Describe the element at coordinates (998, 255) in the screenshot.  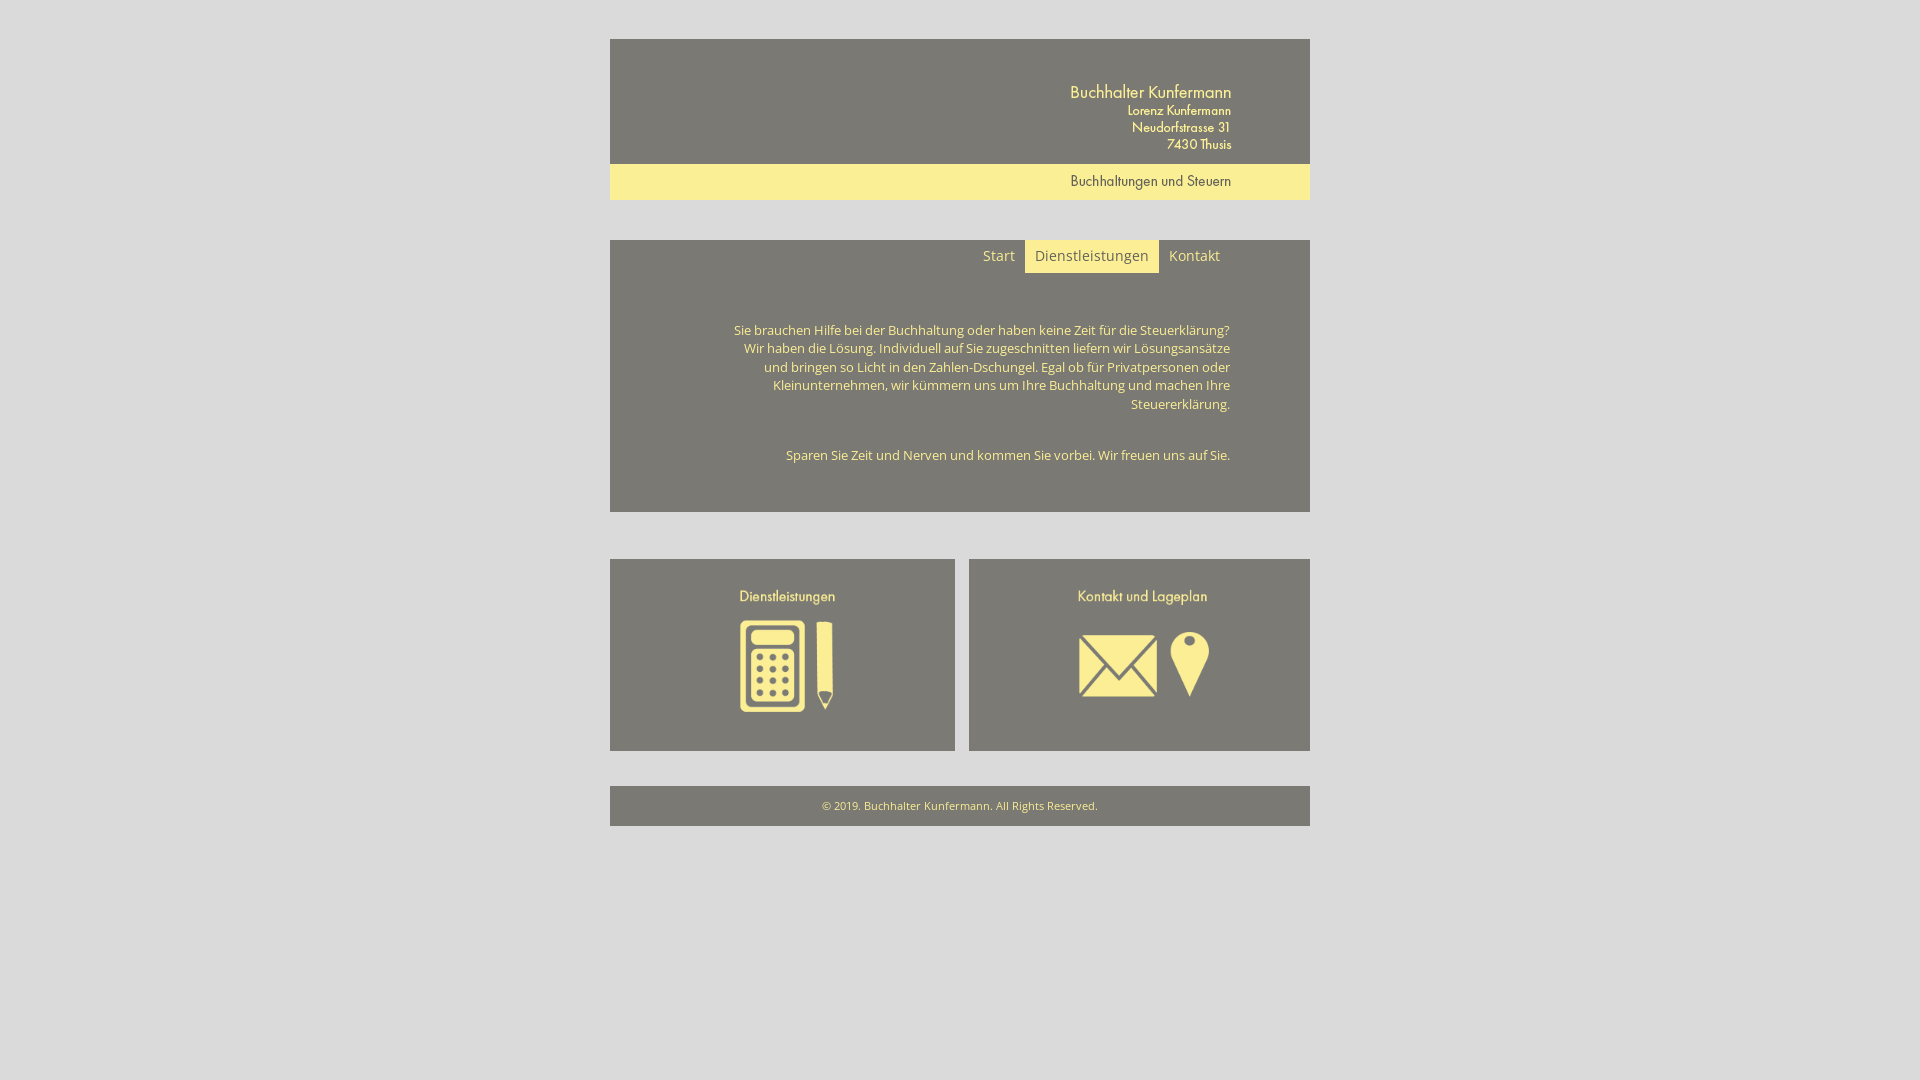
I see `'Start'` at that location.